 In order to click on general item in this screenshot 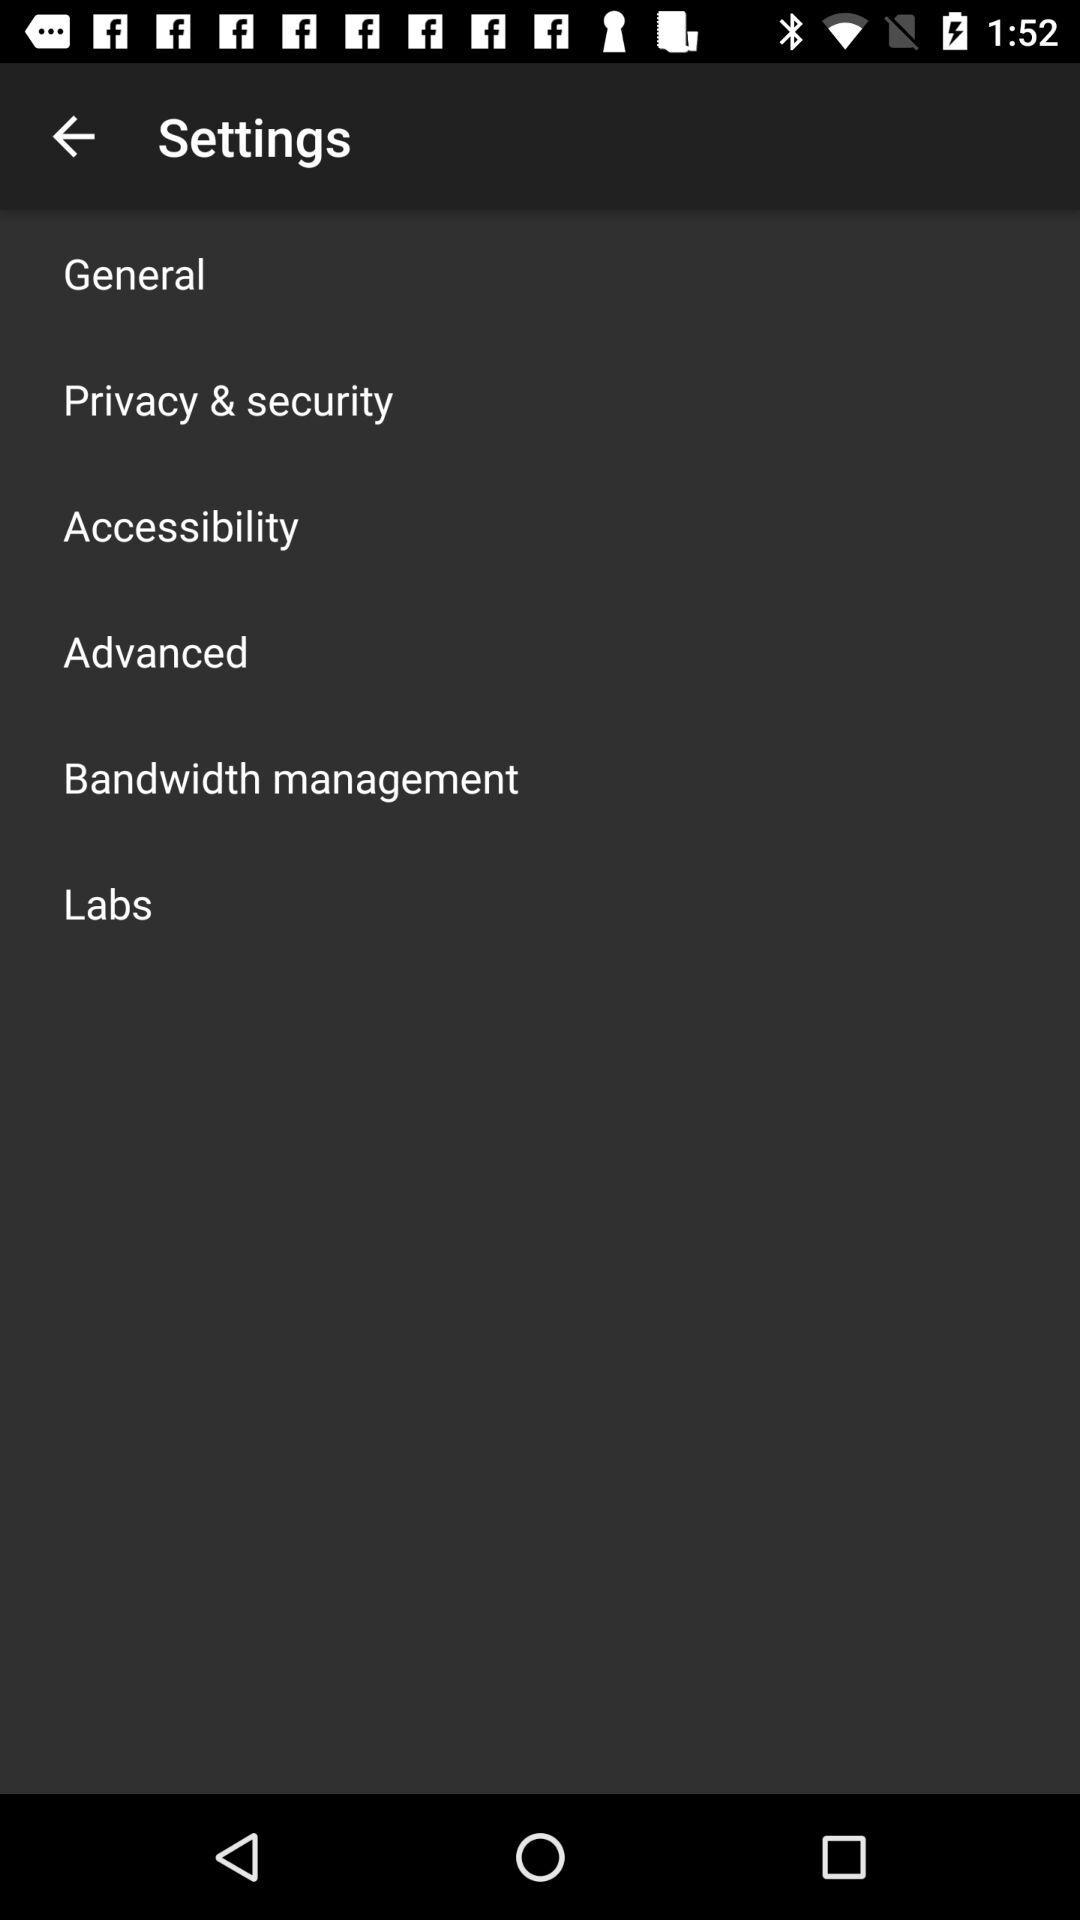, I will do `click(134, 272)`.